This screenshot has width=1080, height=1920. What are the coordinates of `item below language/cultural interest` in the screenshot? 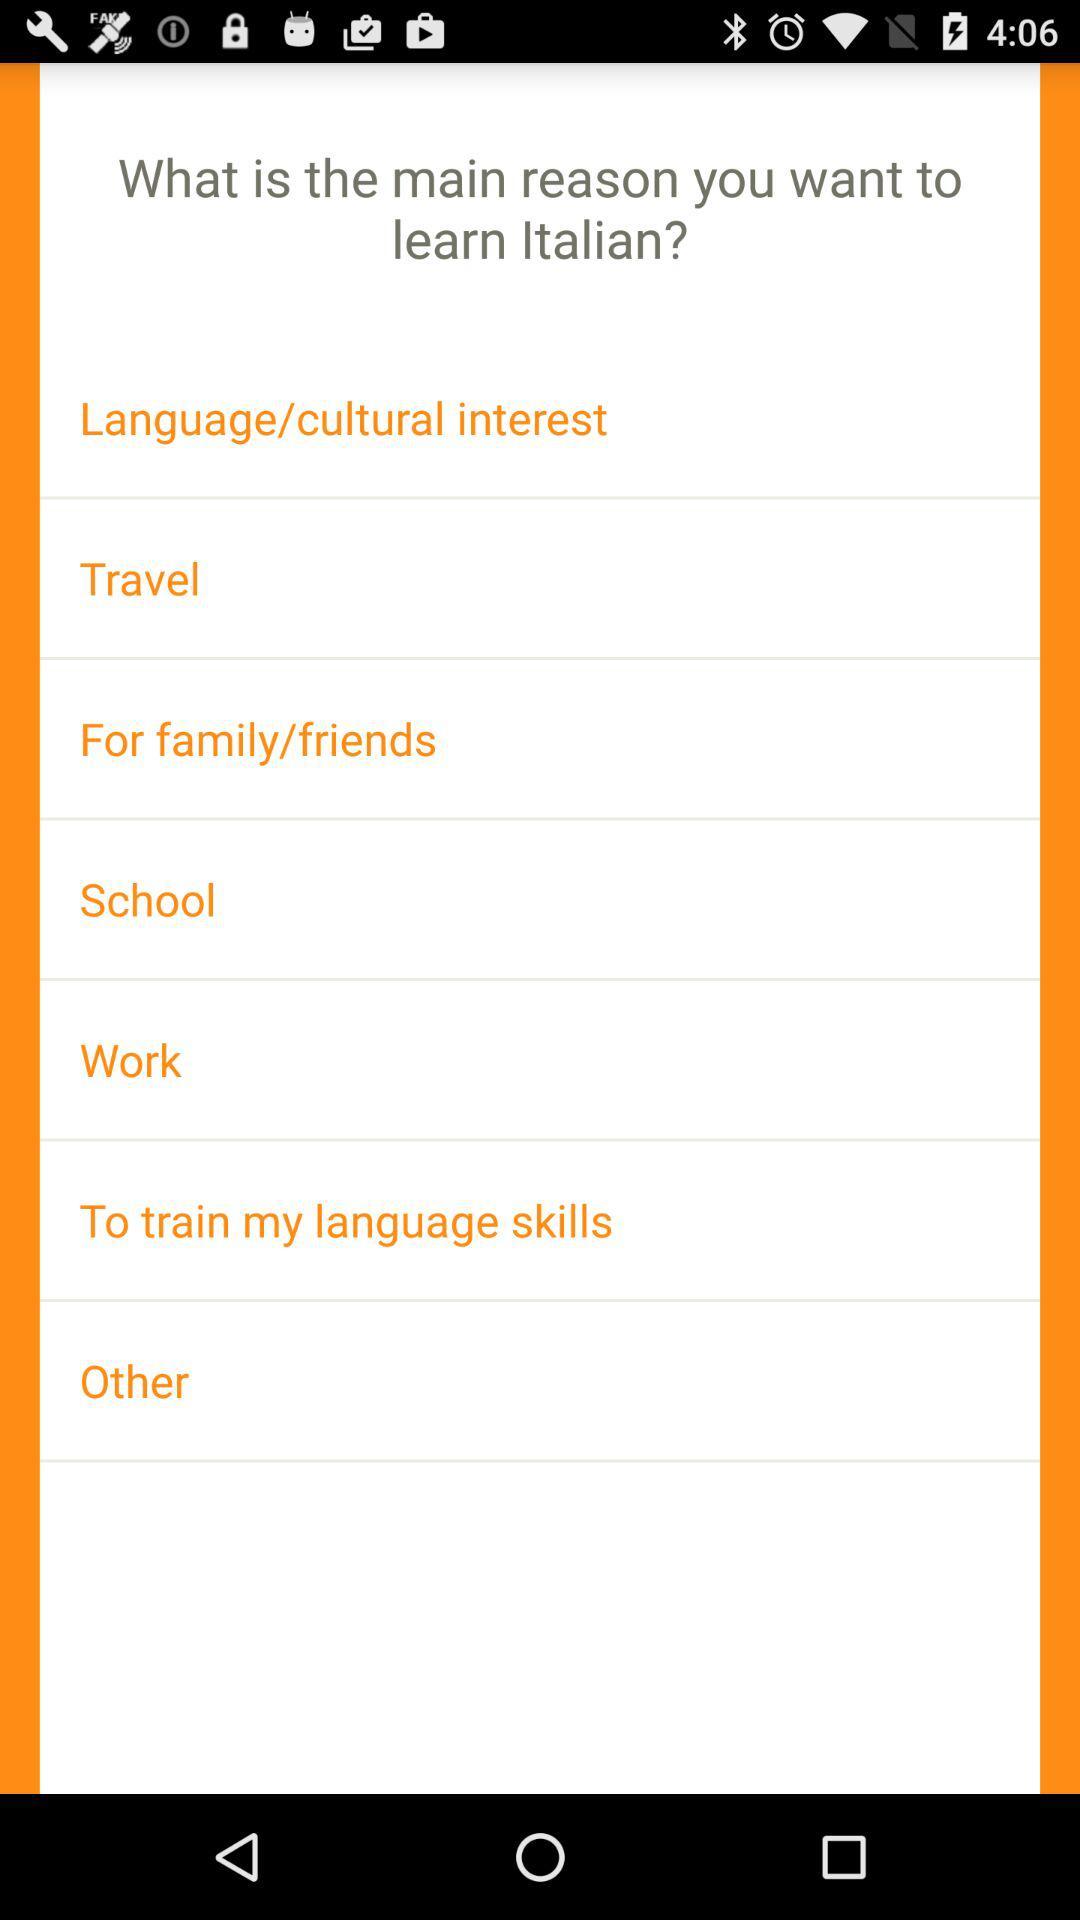 It's located at (540, 577).